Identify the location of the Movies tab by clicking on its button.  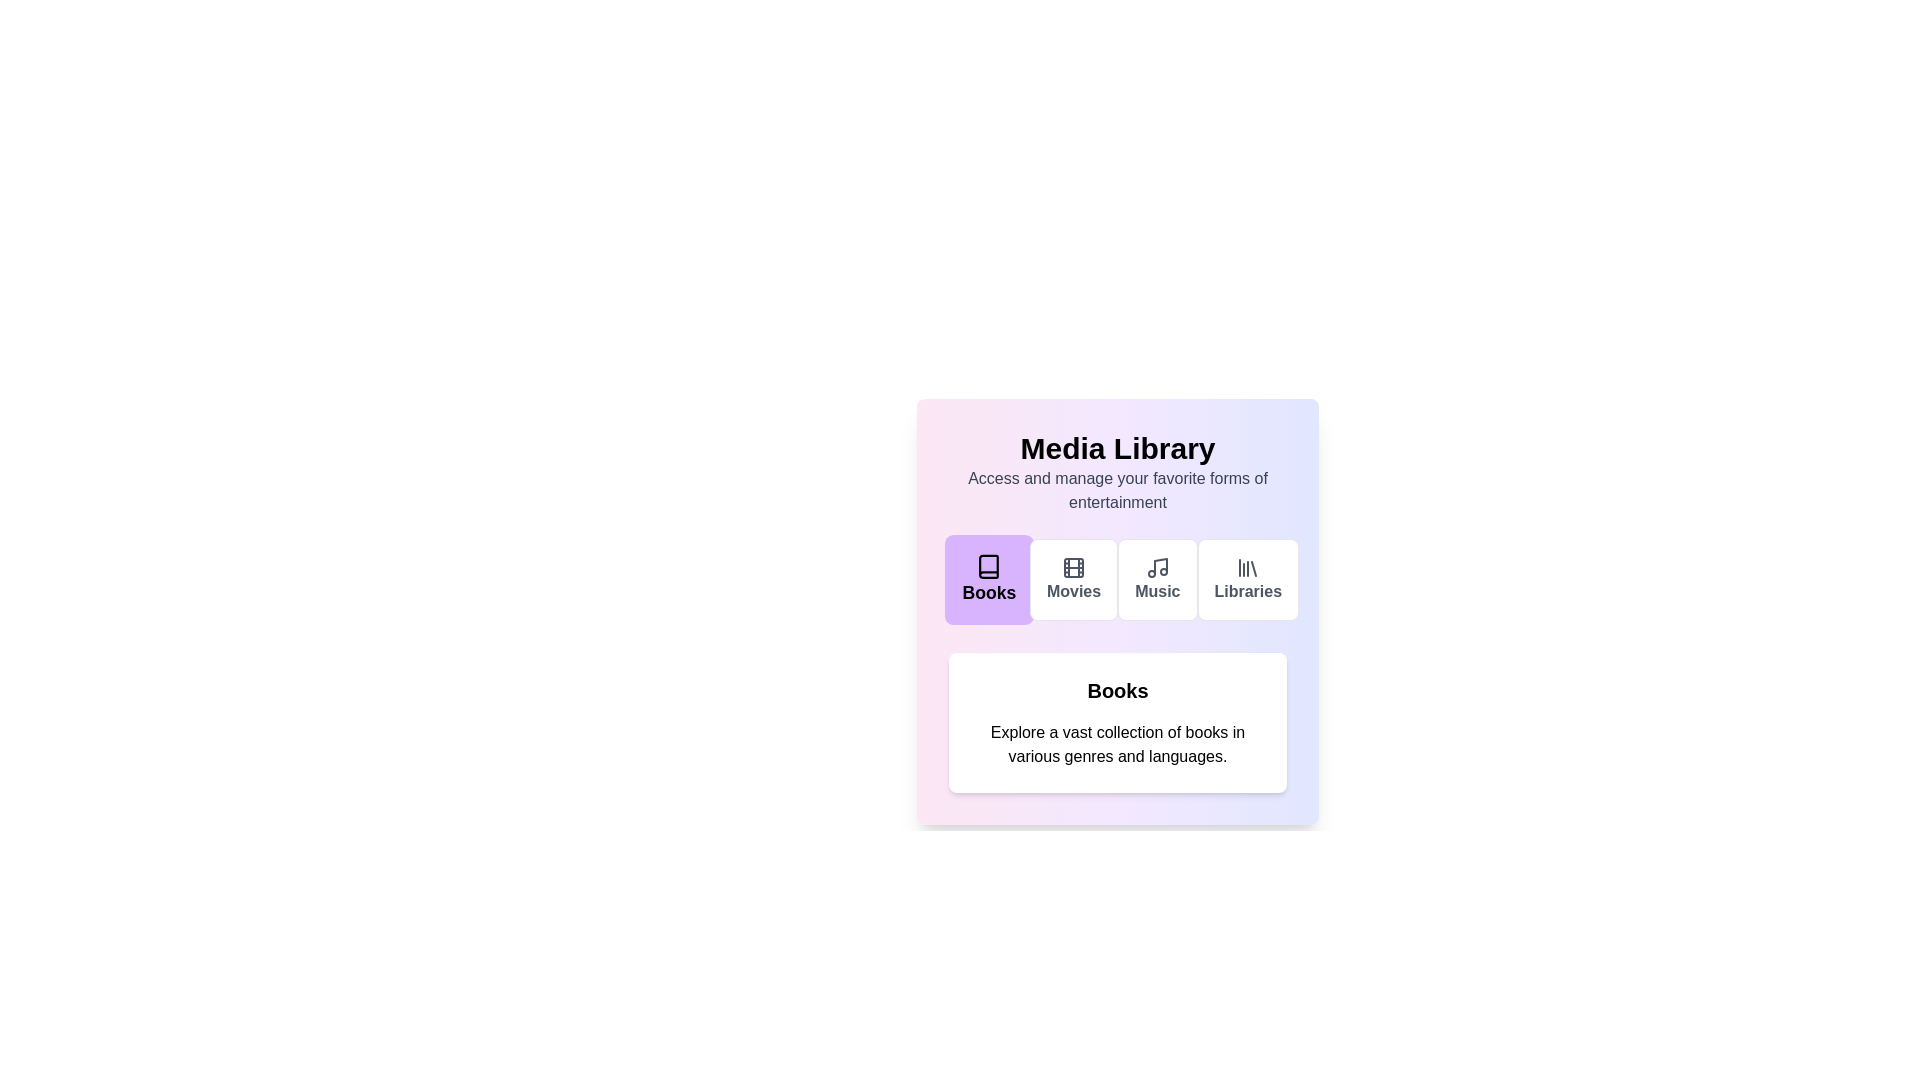
(1073, 579).